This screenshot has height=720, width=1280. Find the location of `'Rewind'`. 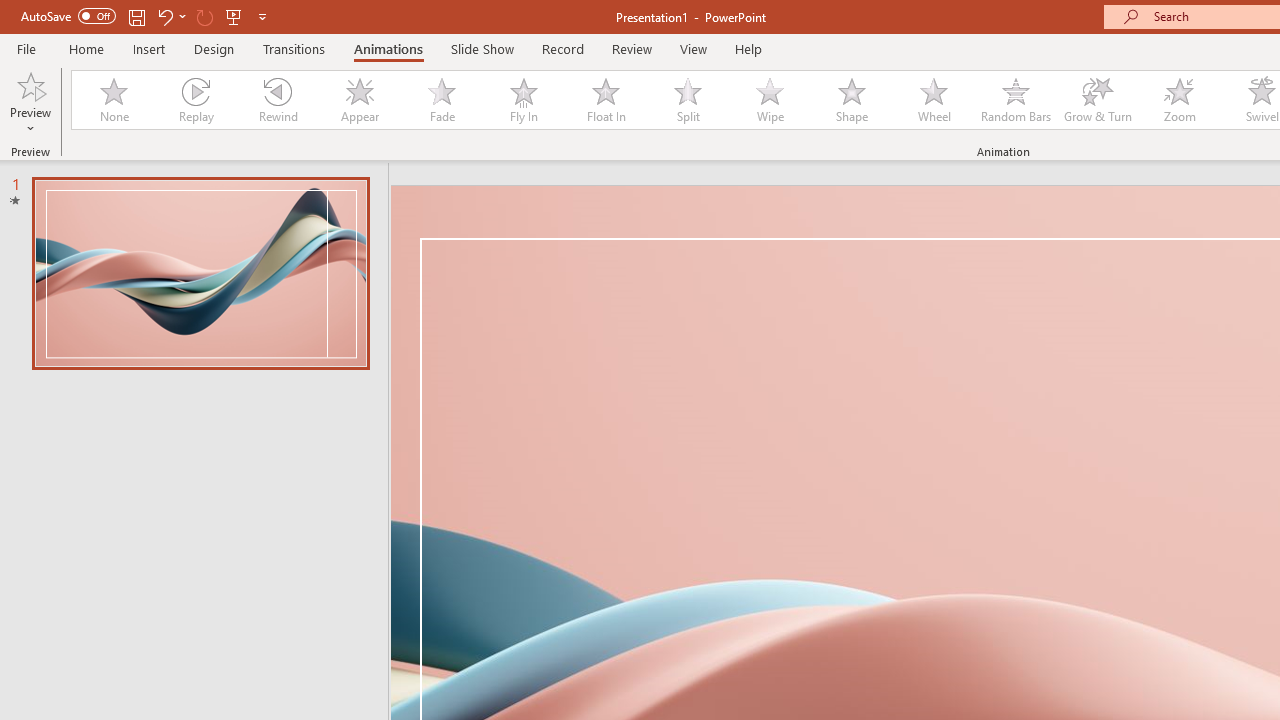

'Rewind' is located at coordinates (276, 100).